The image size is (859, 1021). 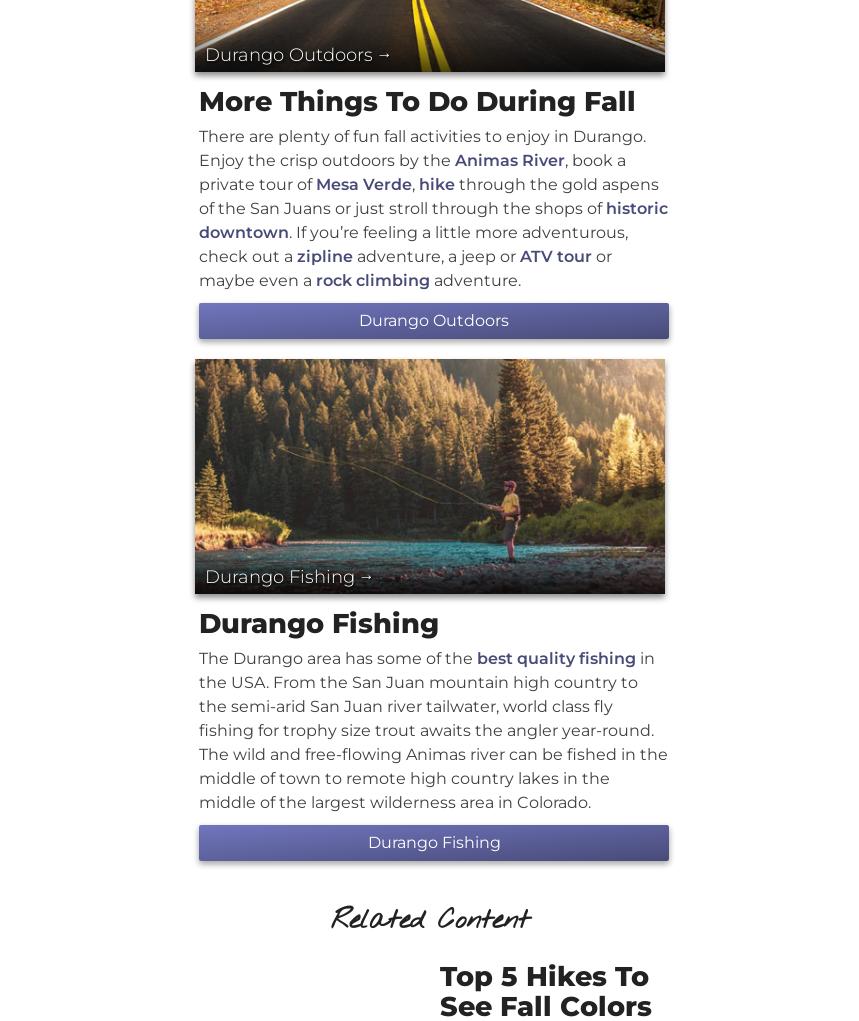 I want to click on 'Related Content', so click(x=428, y=920).